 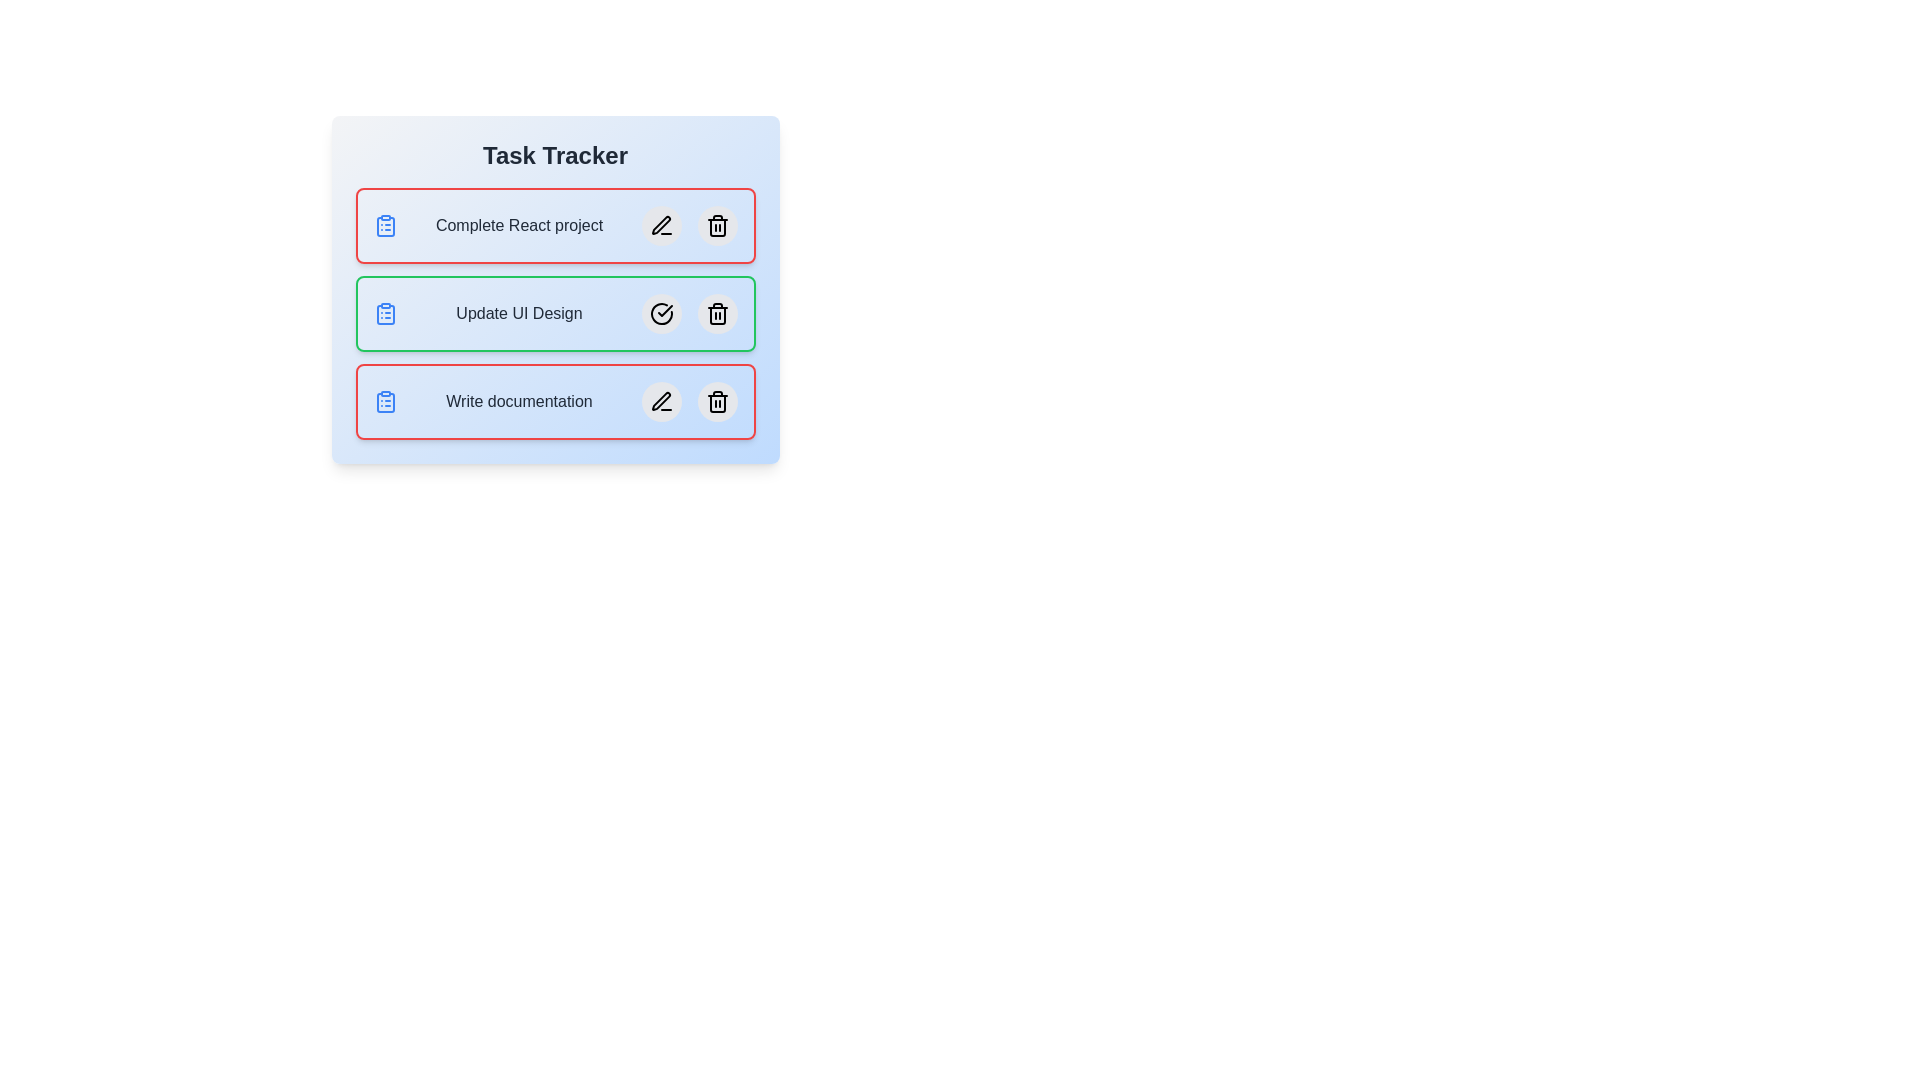 I want to click on the edit icon of the task Update UI Design, so click(x=661, y=313).